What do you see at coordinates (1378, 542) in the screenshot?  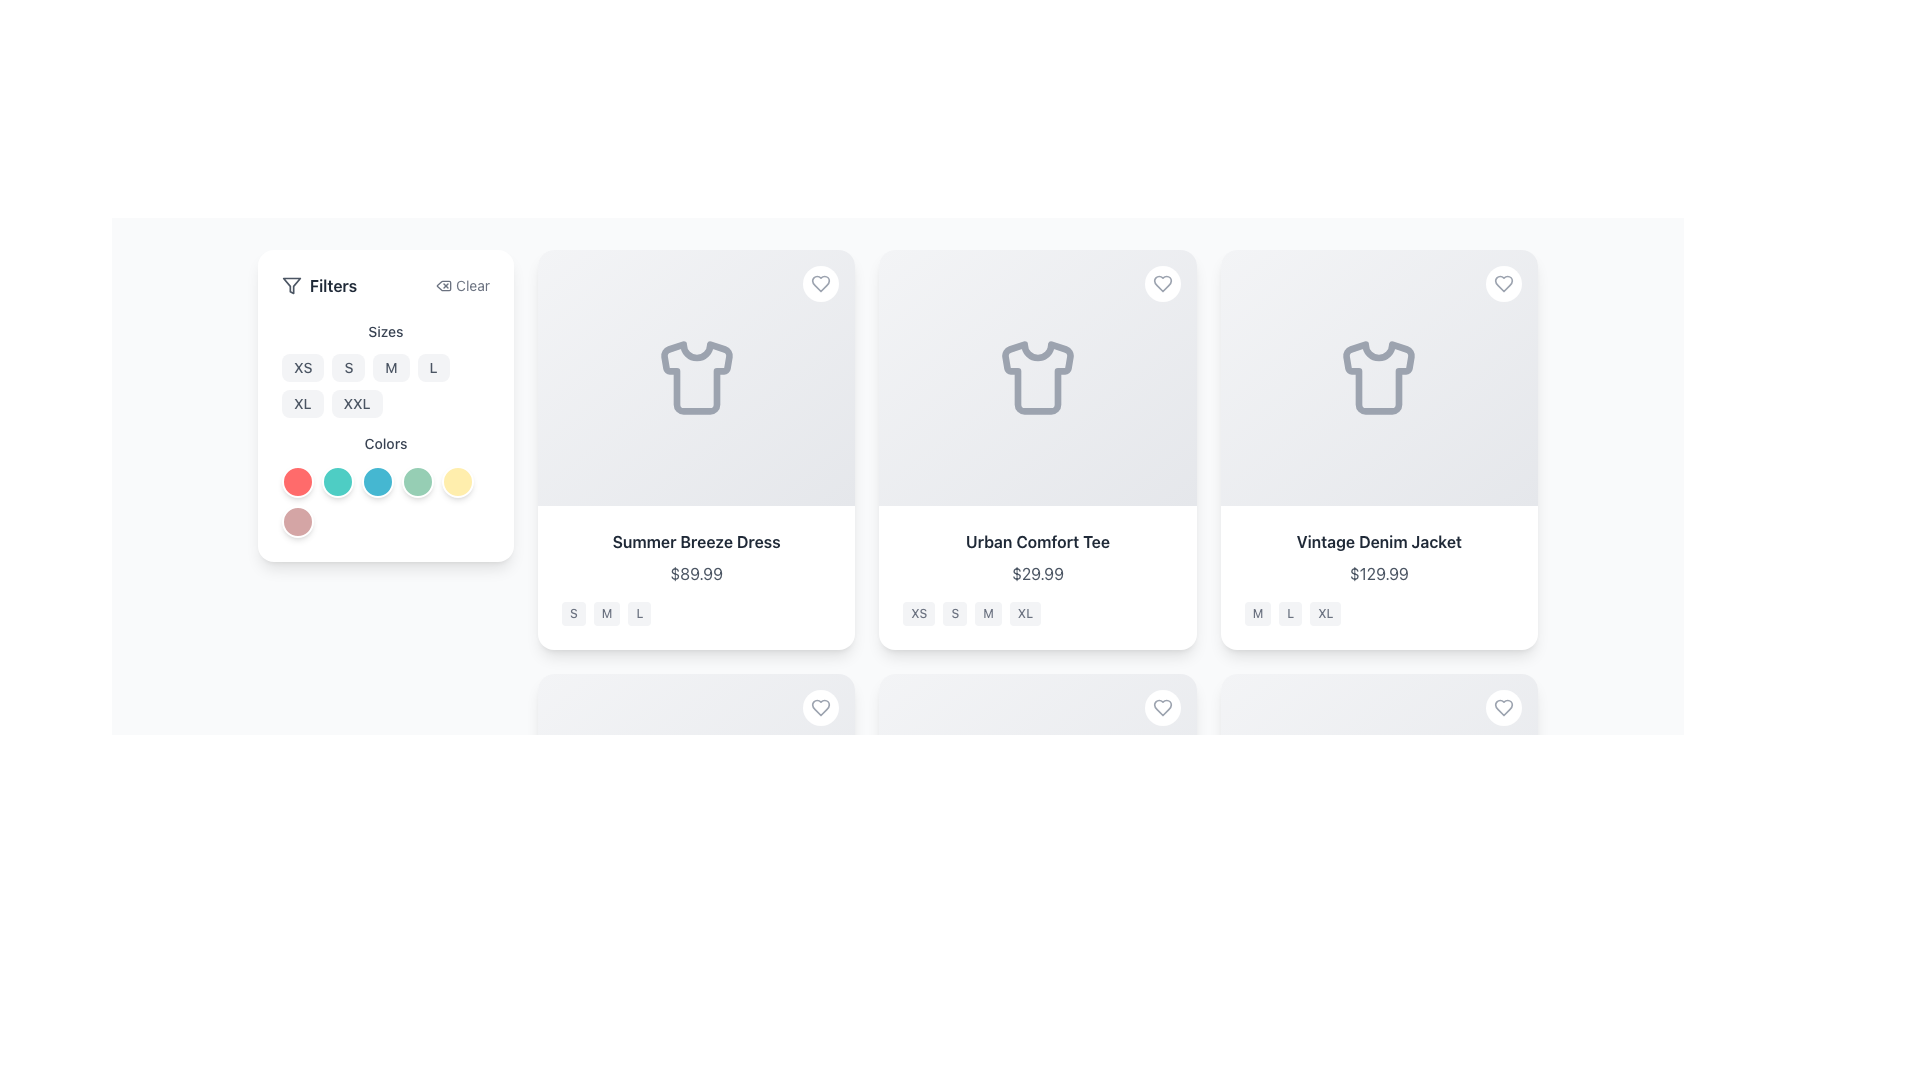 I see `the text display element that shows 'Vintage Denim Jacket', which is styled in bold dark gray and is located within a card on the far right of a three-card layout` at bounding box center [1378, 542].